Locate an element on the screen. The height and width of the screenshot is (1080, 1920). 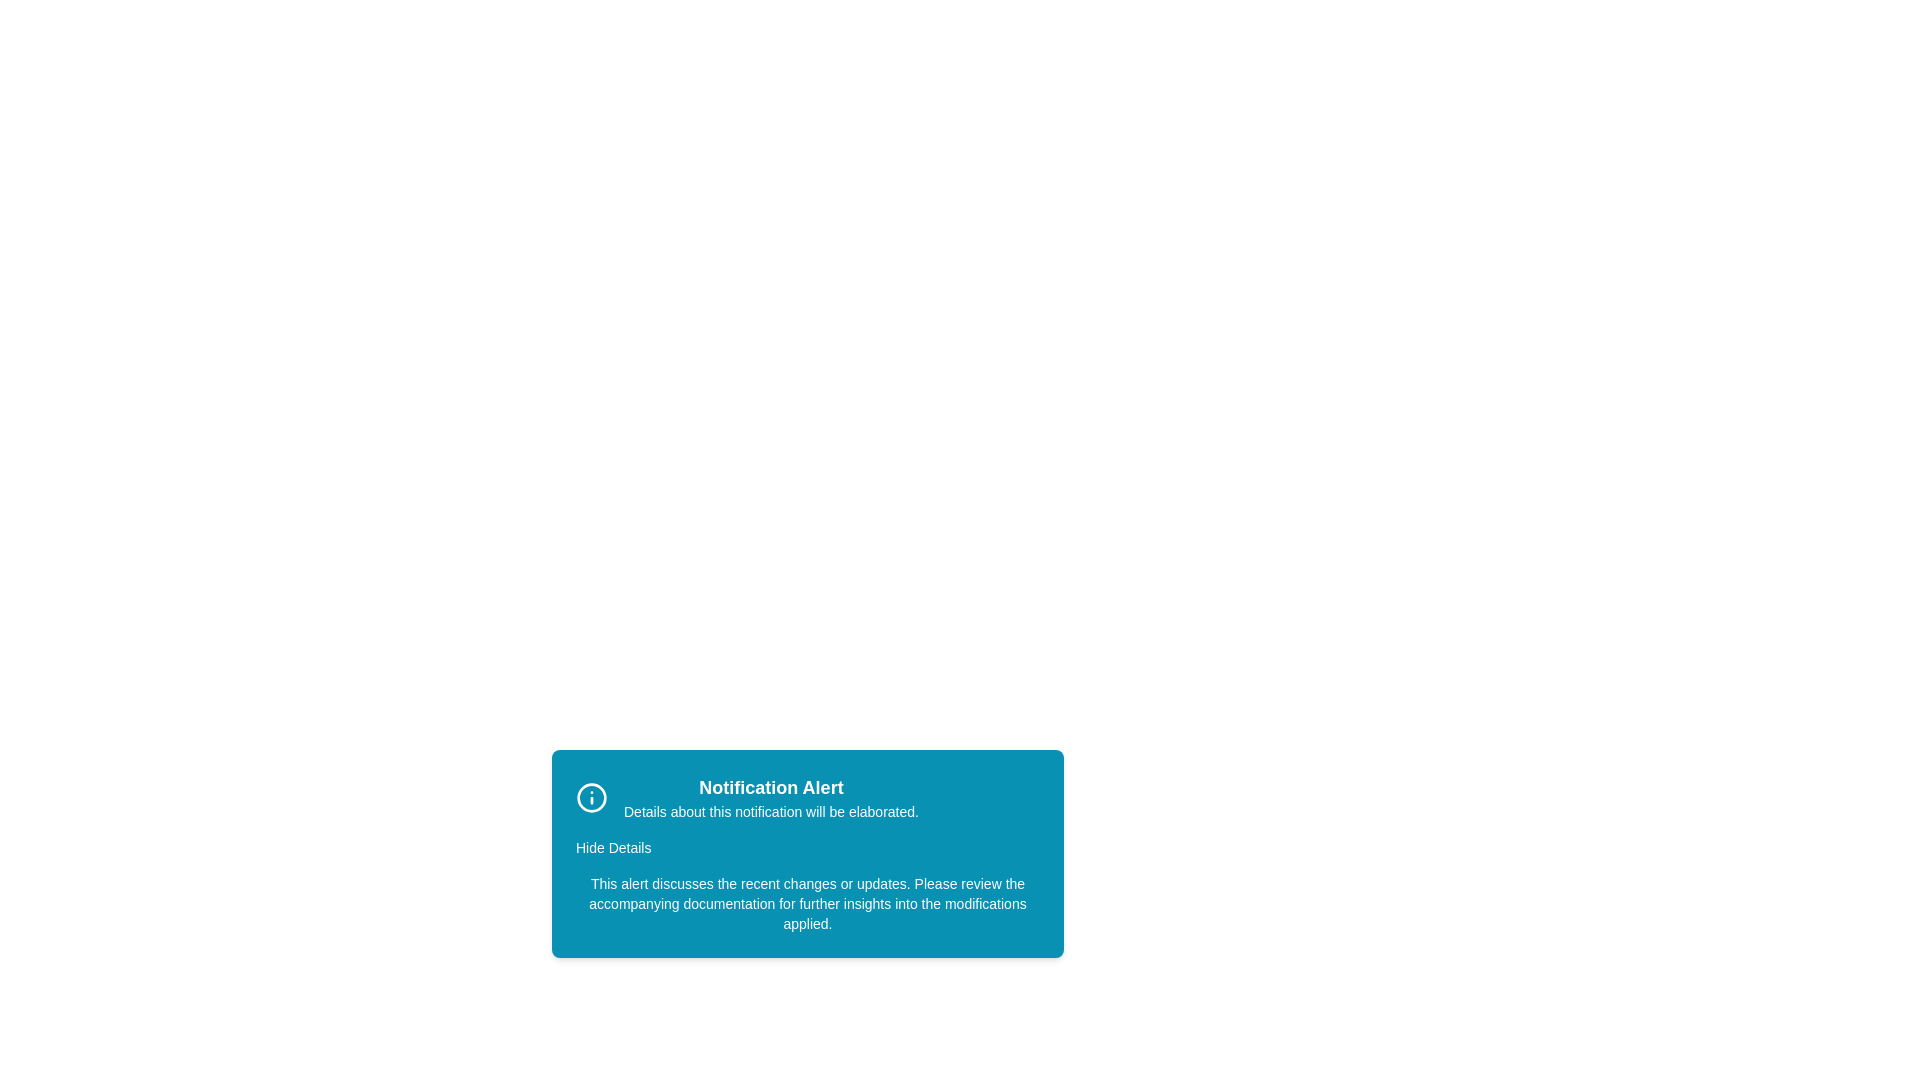
'Hide Details' button to toggle the visibility of additional information is located at coordinates (612, 848).